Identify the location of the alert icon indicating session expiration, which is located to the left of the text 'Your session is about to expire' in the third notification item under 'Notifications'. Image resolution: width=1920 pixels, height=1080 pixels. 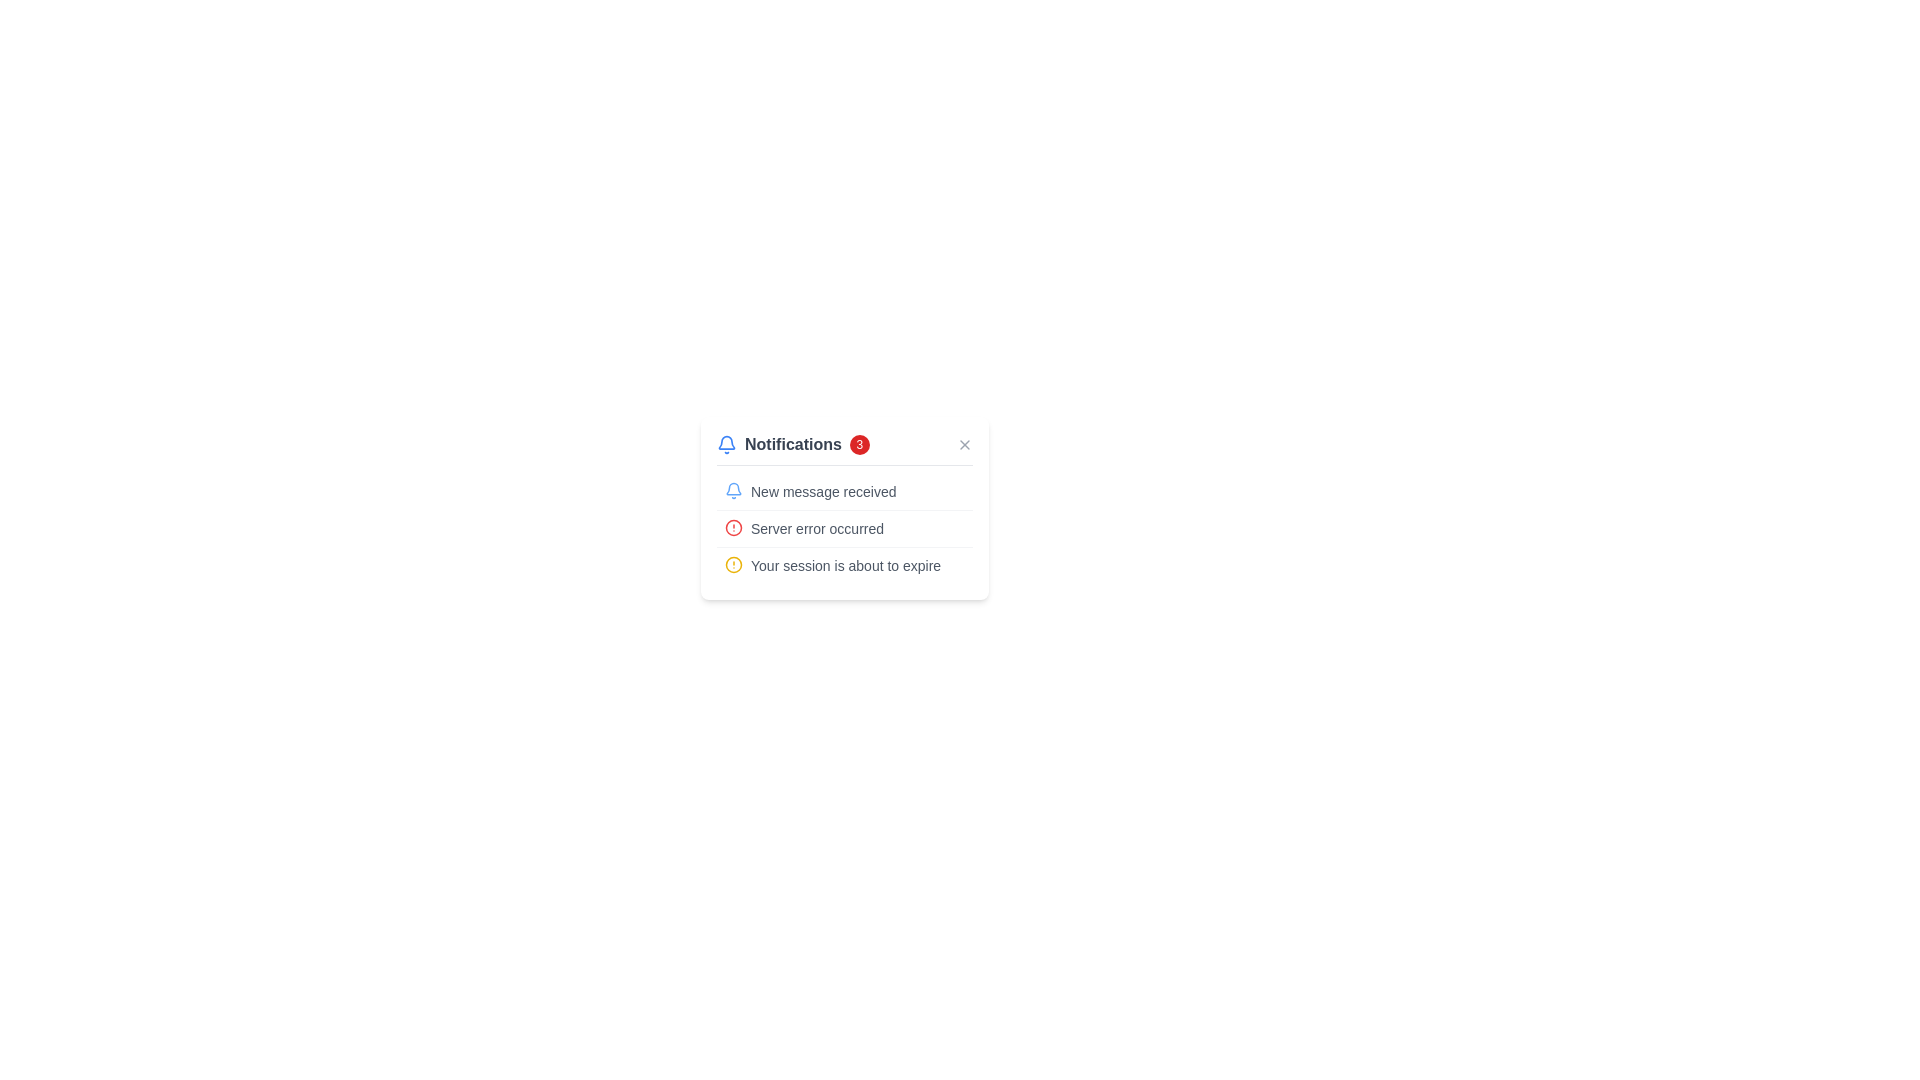
(733, 564).